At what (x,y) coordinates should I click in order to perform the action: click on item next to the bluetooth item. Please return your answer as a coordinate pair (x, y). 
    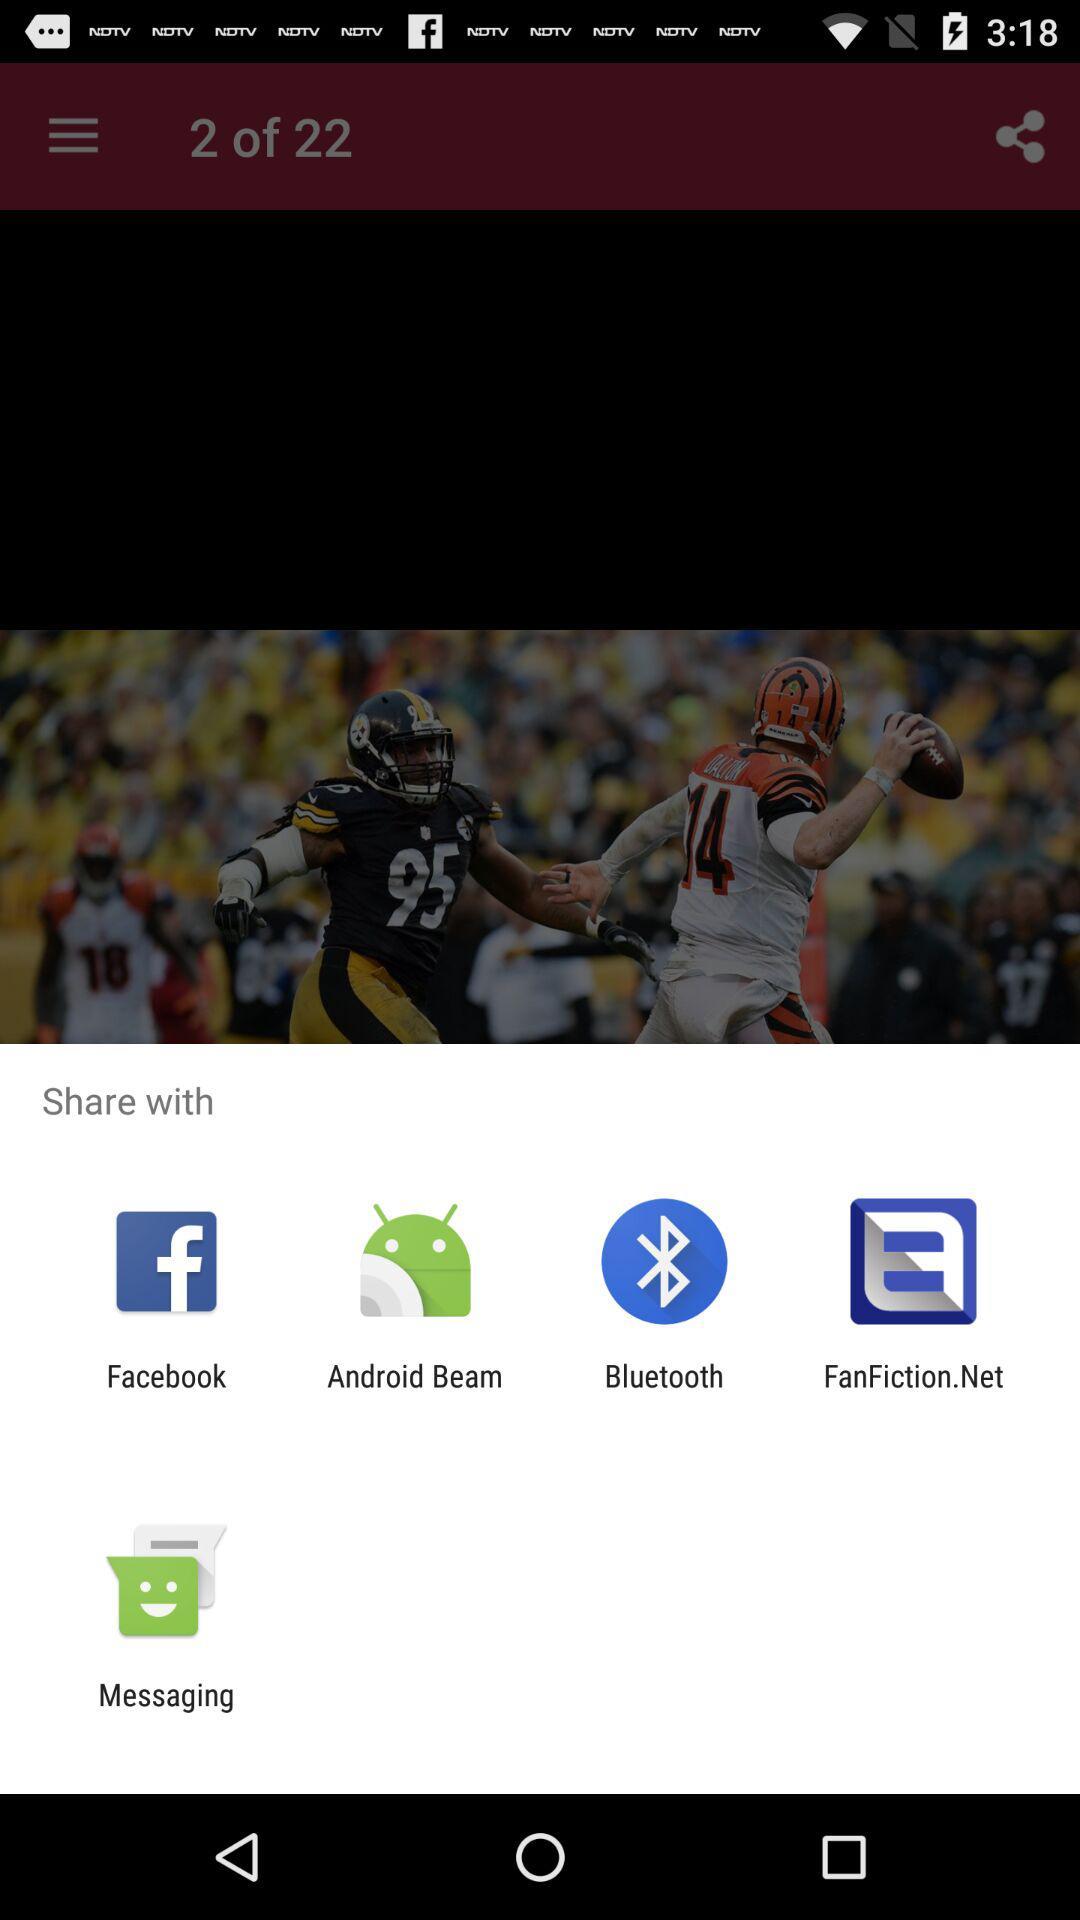
    Looking at the image, I should click on (414, 1392).